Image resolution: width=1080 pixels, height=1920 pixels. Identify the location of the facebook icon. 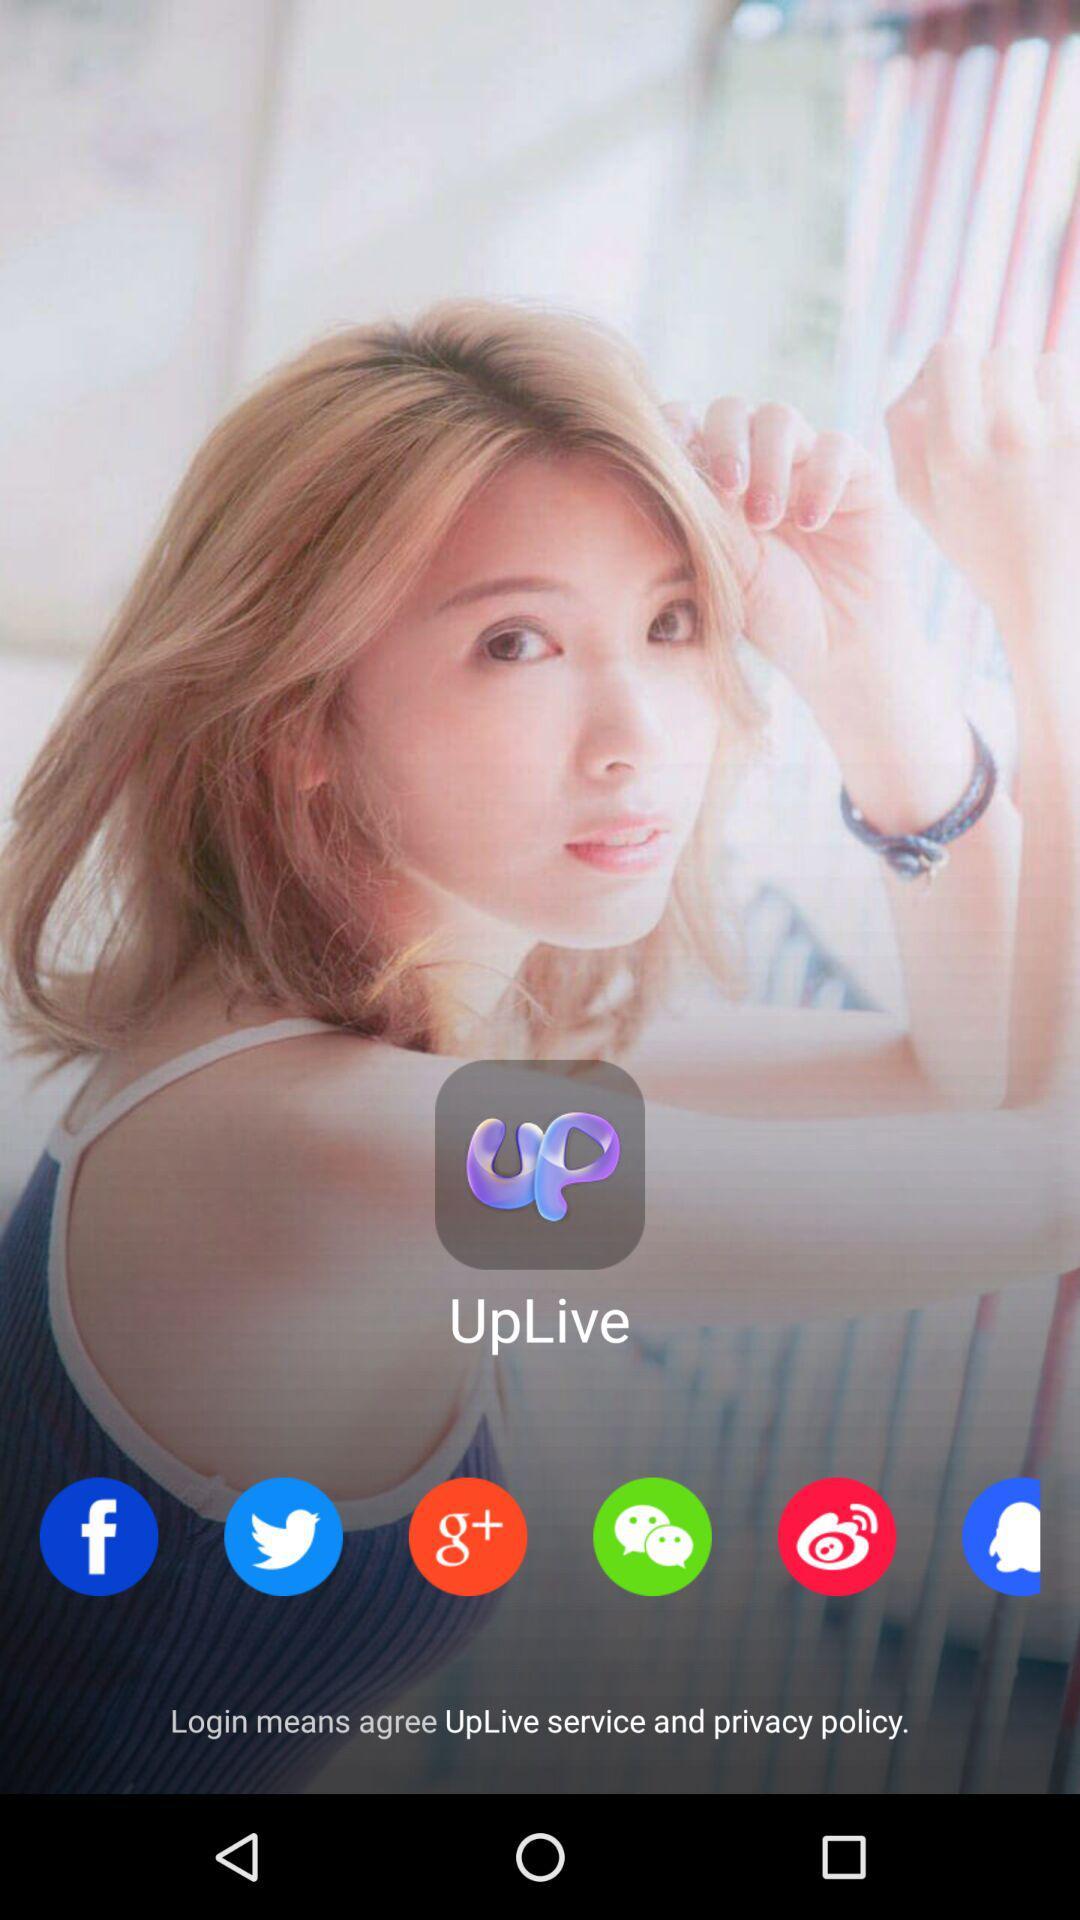
(99, 1535).